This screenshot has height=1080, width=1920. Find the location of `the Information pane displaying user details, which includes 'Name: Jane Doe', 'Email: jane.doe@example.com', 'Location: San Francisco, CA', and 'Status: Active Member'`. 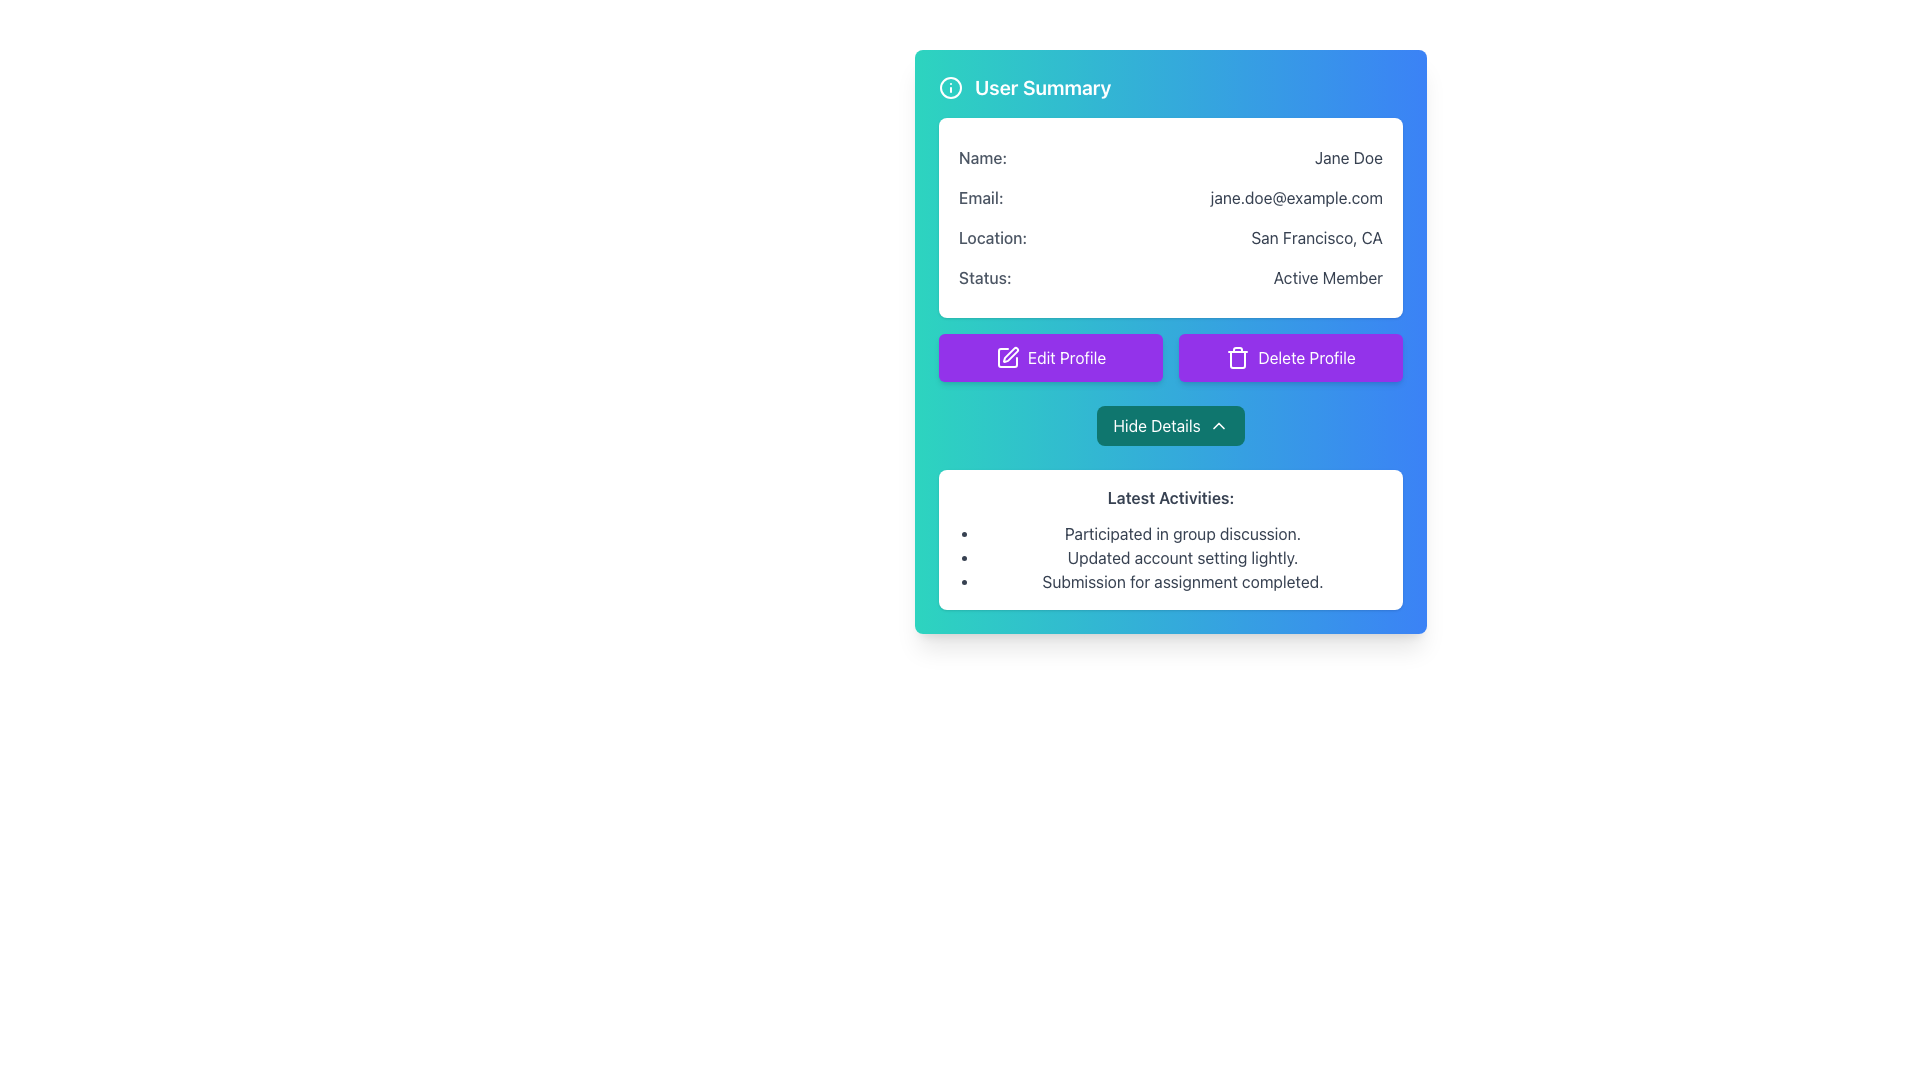

the Information pane displaying user details, which includes 'Name: Jane Doe', 'Email: jane.doe@example.com', 'Location: San Francisco, CA', and 'Status: Active Member' is located at coordinates (1171, 218).